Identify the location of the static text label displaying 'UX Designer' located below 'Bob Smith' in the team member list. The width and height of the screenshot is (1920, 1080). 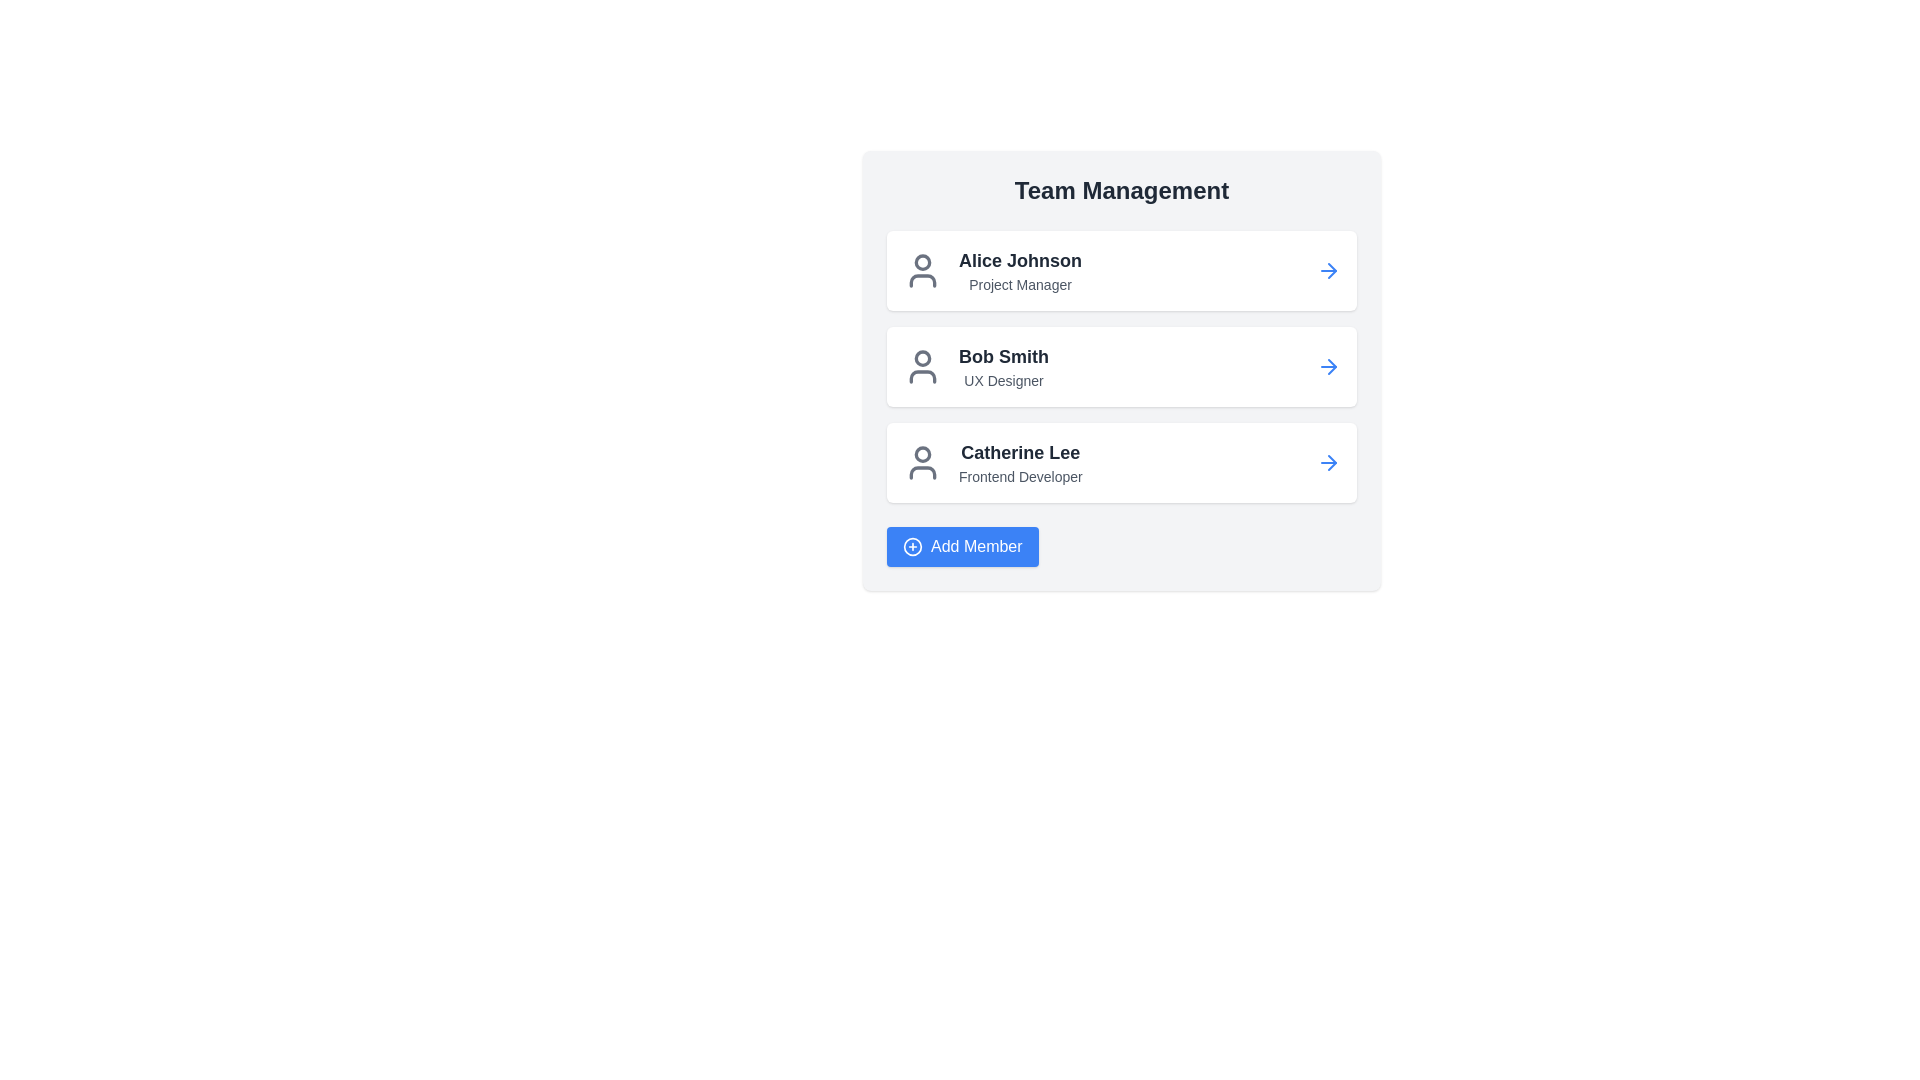
(1003, 381).